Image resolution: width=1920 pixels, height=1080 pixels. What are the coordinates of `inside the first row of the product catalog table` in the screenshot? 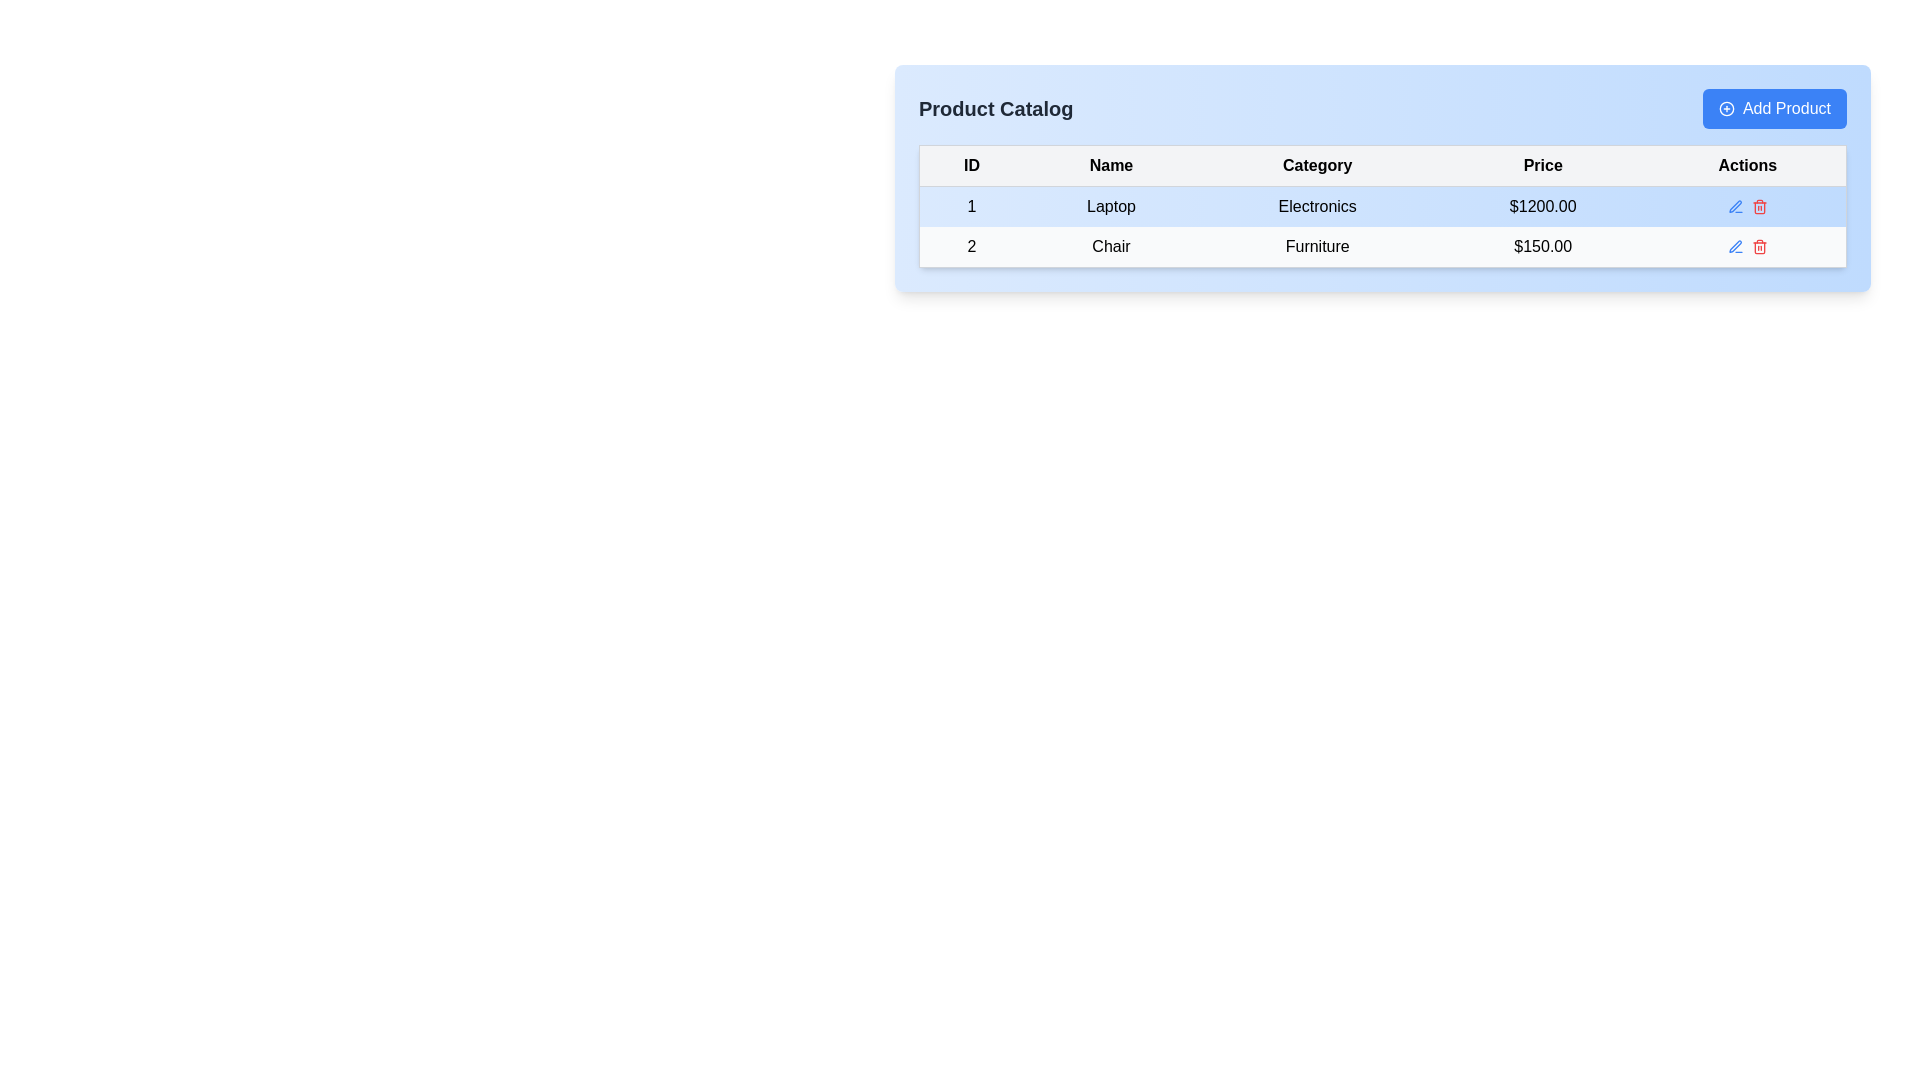 It's located at (1381, 206).